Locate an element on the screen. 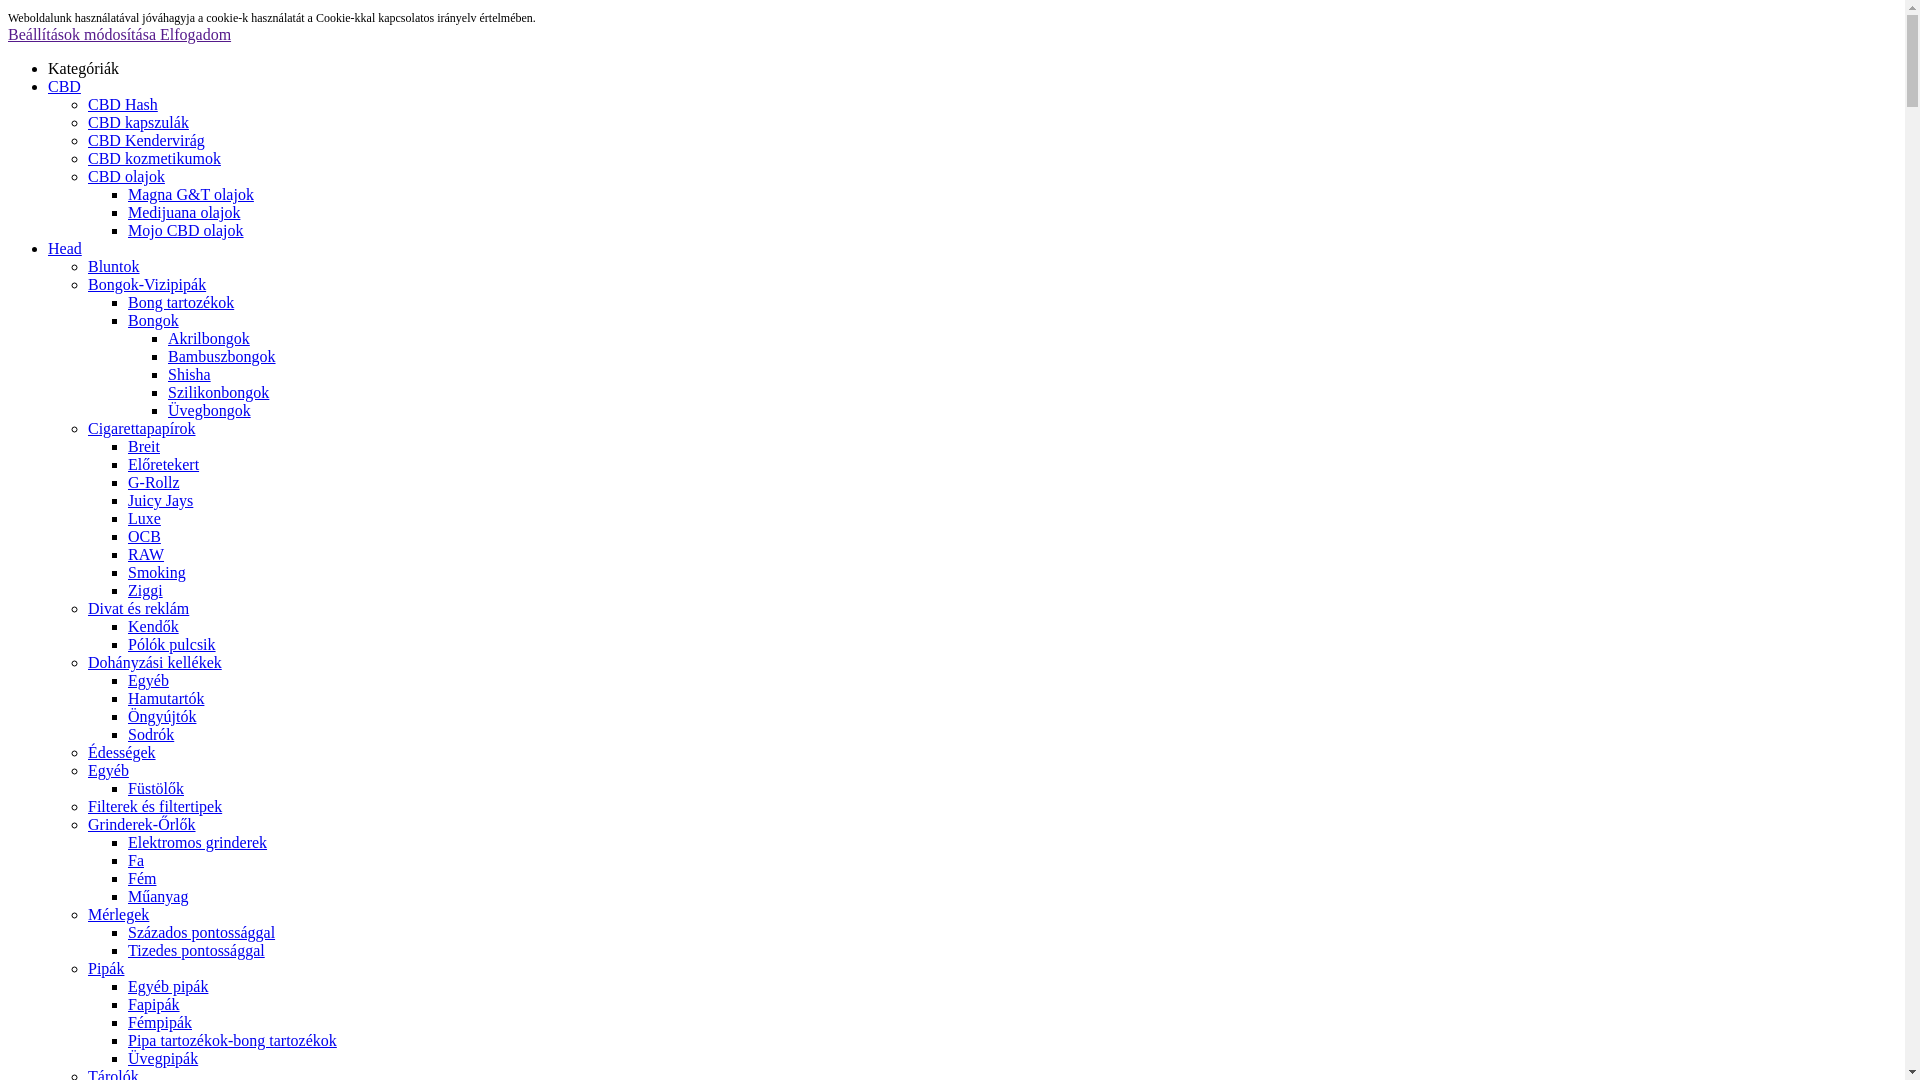 This screenshot has height=1080, width=1920. 'Medijuana olajok' is located at coordinates (183, 212).